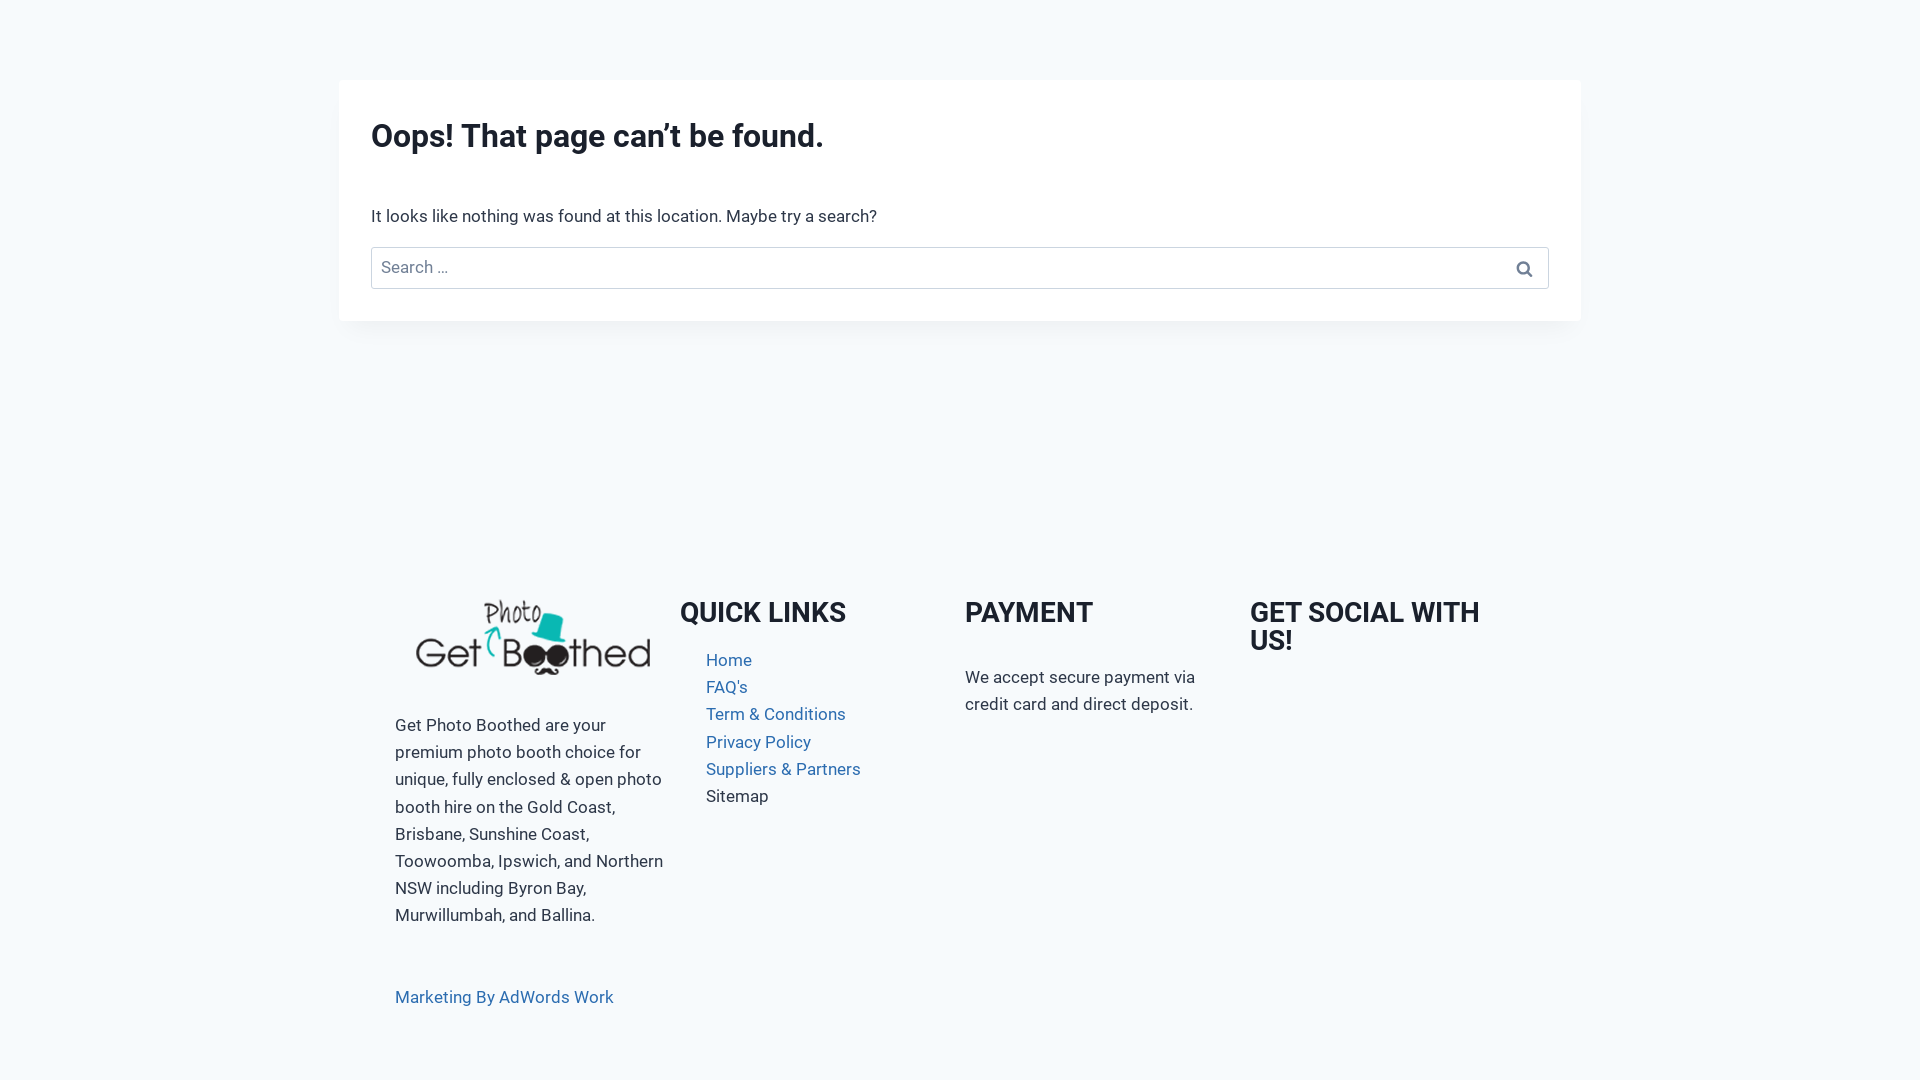 The height and width of the screenshot is (1080, 1920). I want to click on 'Home', so click(817, 660).